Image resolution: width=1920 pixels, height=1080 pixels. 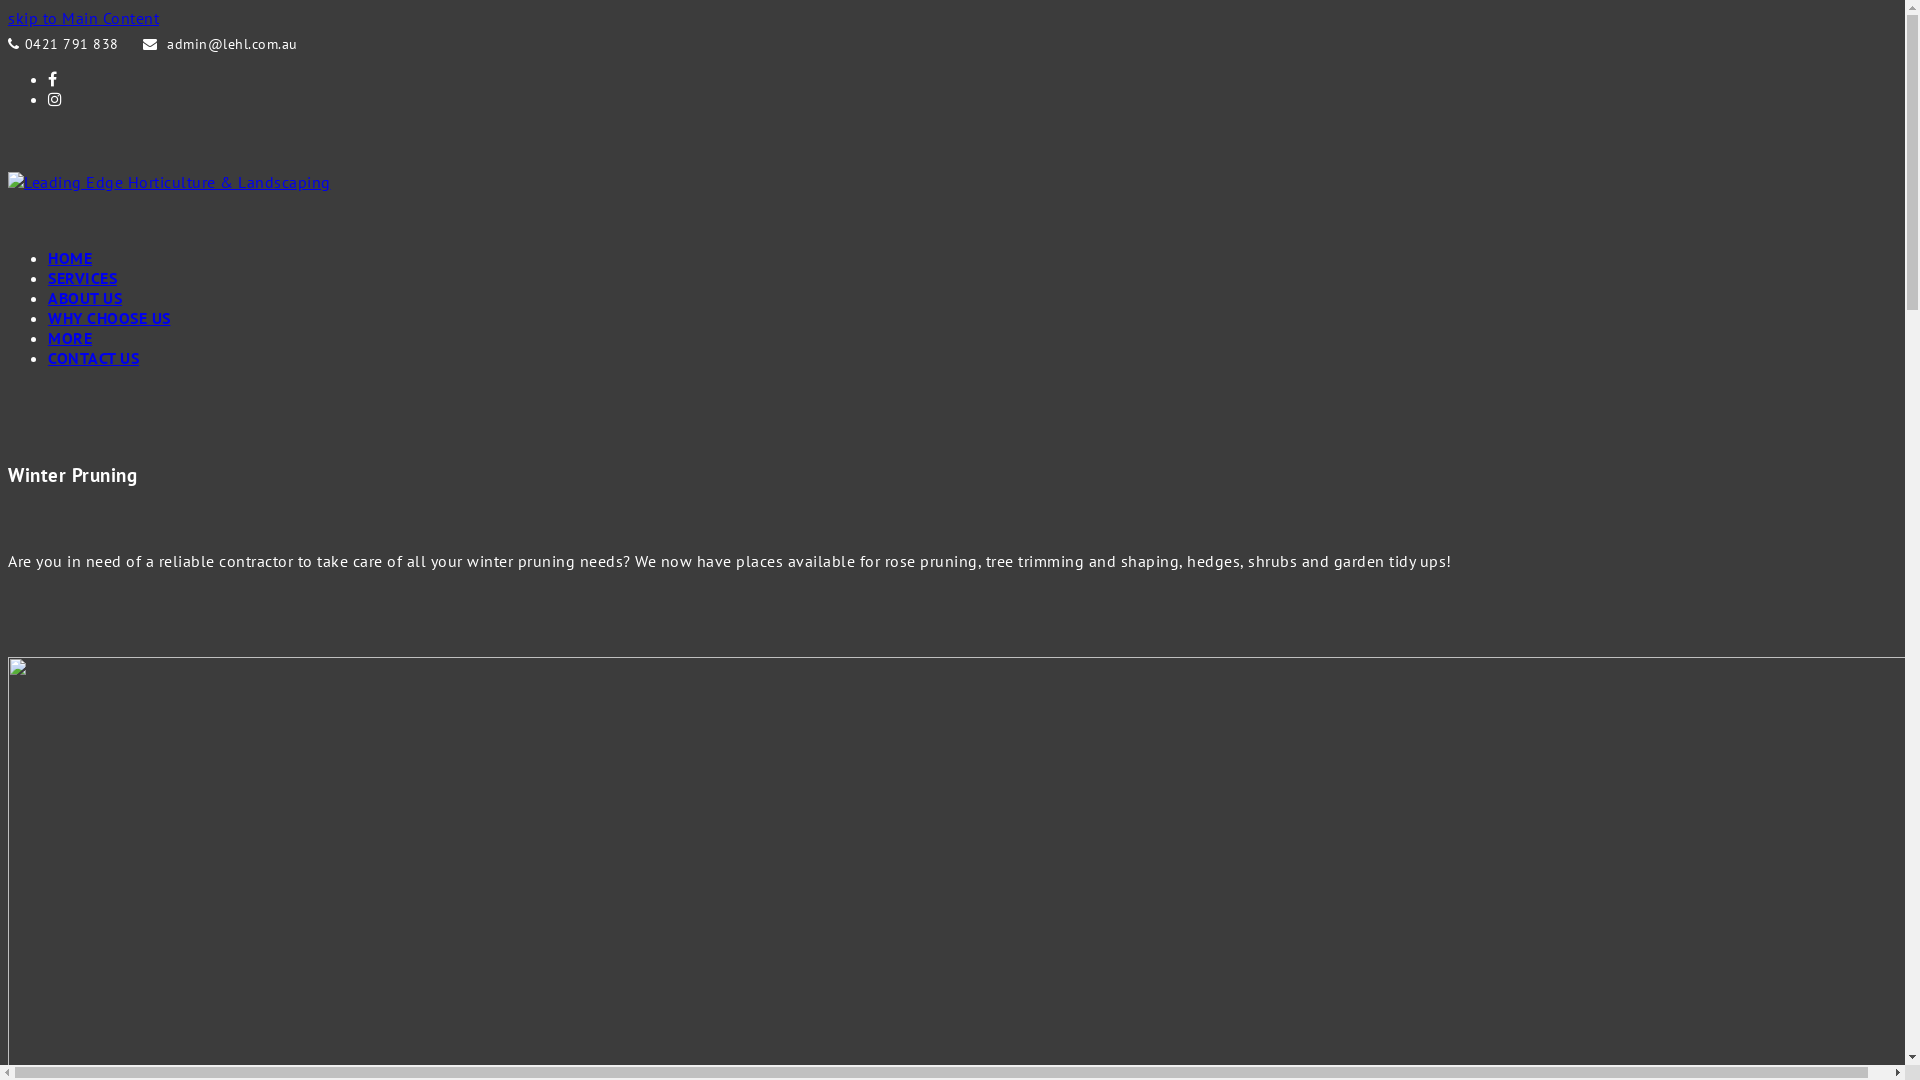 I want to click on 'Instagram', so click(x=55, y=99).